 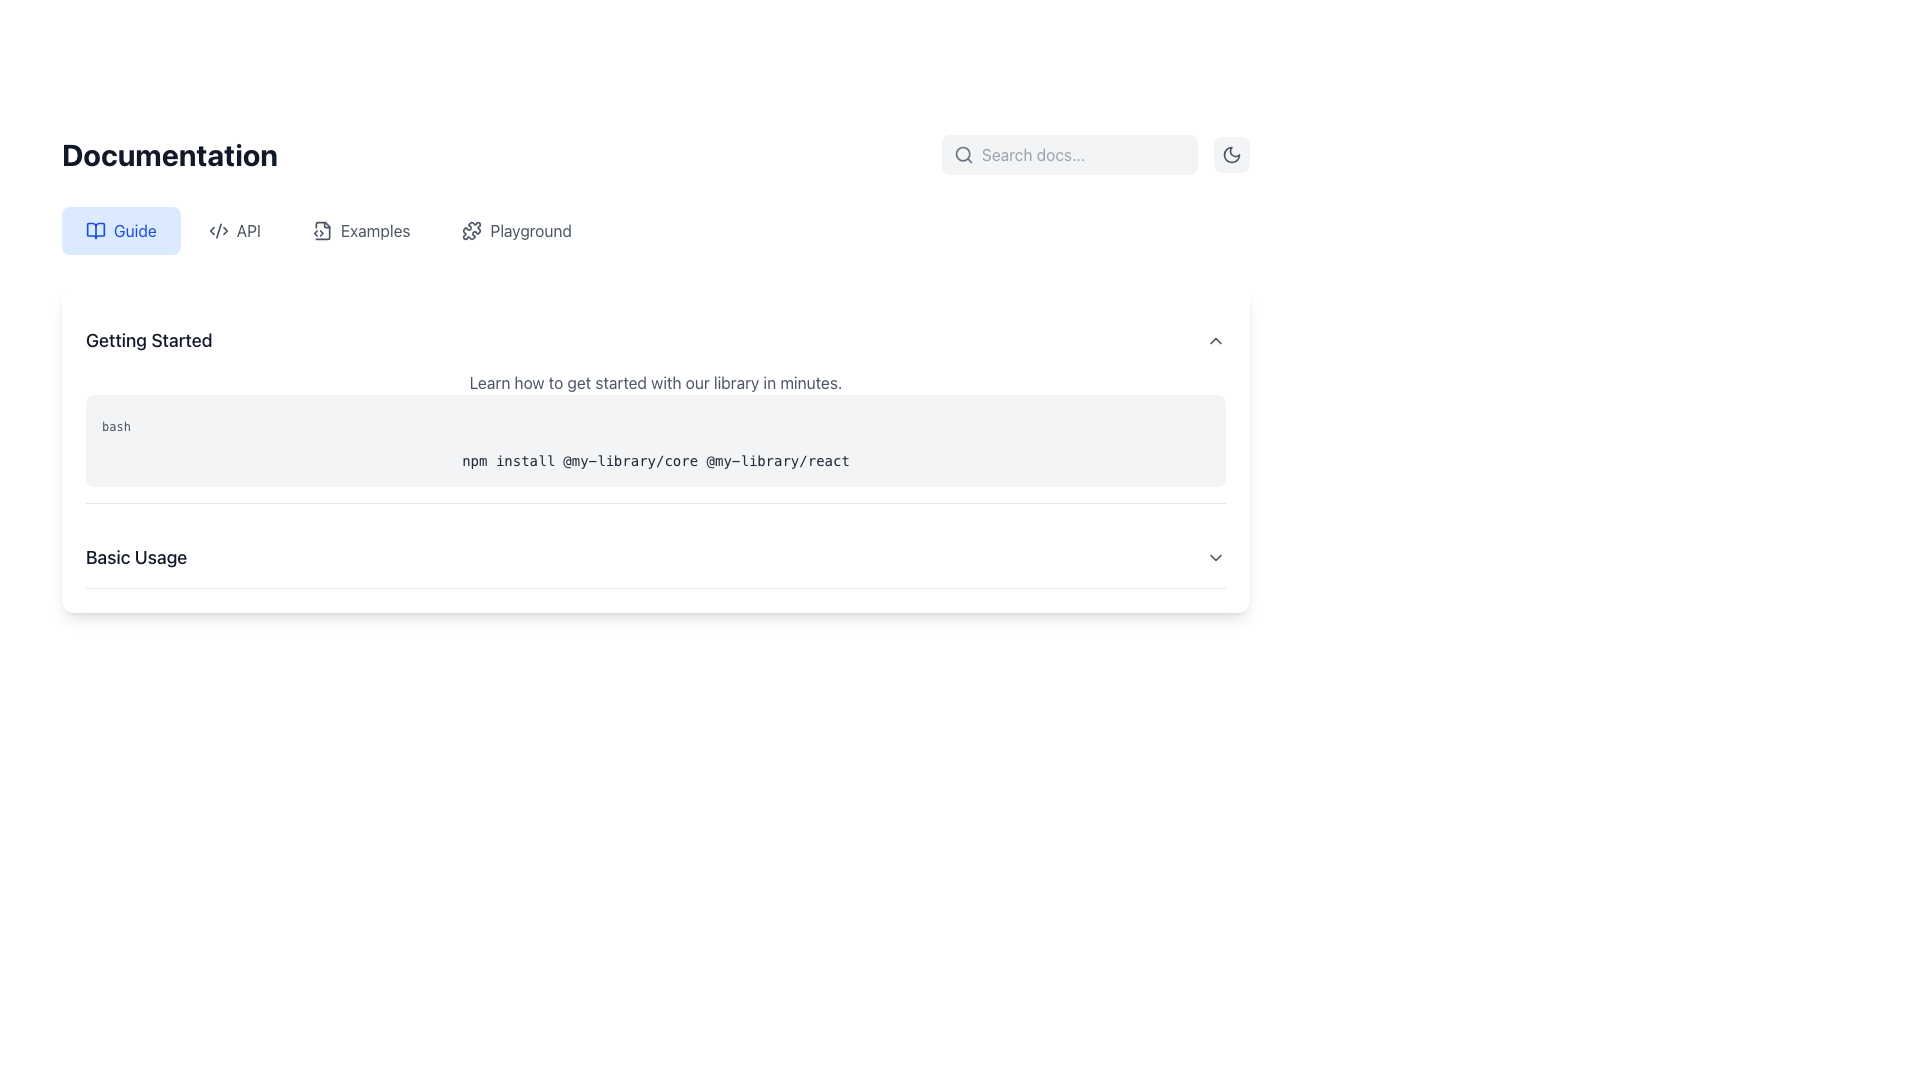 What do you see at coordinates (135, 558) in the screenshot?
I see `the 'Basic Usage' Text Label, which serves as a contextual title indicating a section related to basic usage, located below the 'Getting Started' header` at bounding box center [135, 558].